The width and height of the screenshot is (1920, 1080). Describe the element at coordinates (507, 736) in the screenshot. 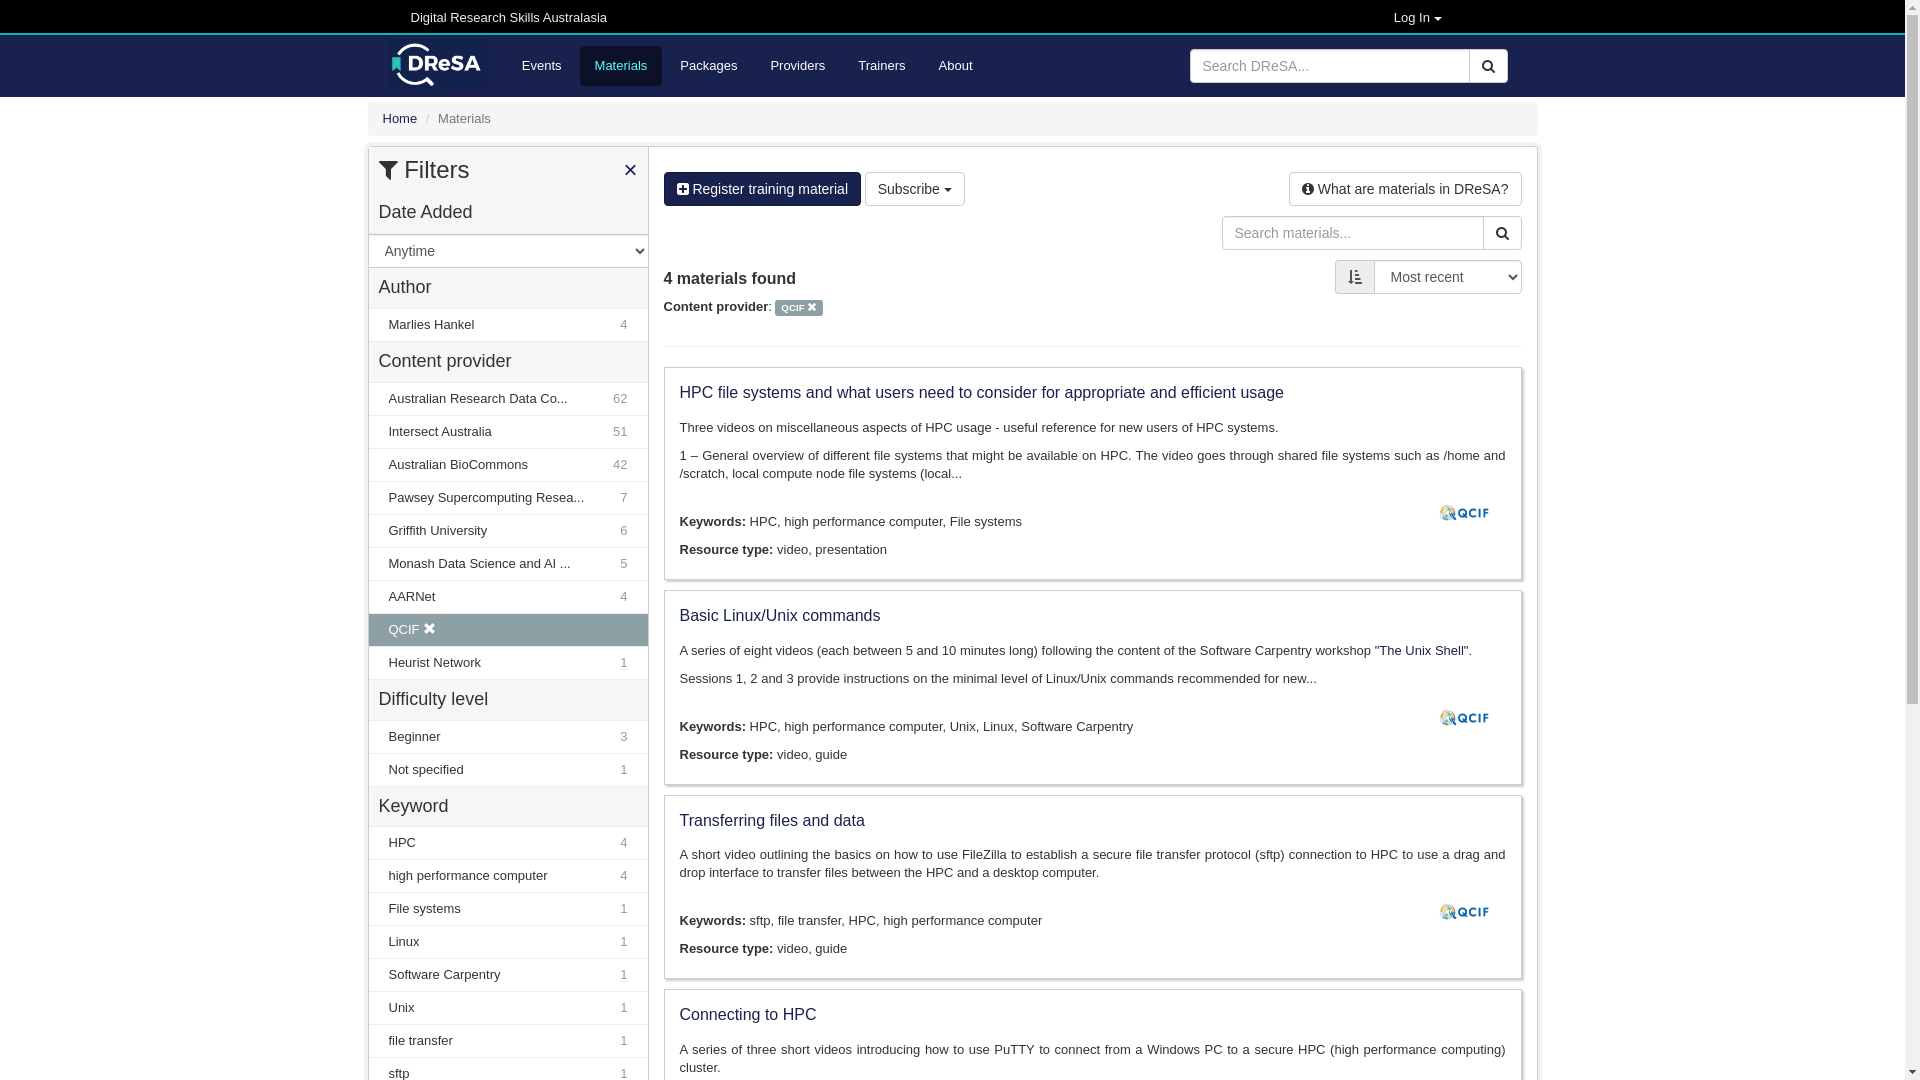

I see `'Beginner` at that location.